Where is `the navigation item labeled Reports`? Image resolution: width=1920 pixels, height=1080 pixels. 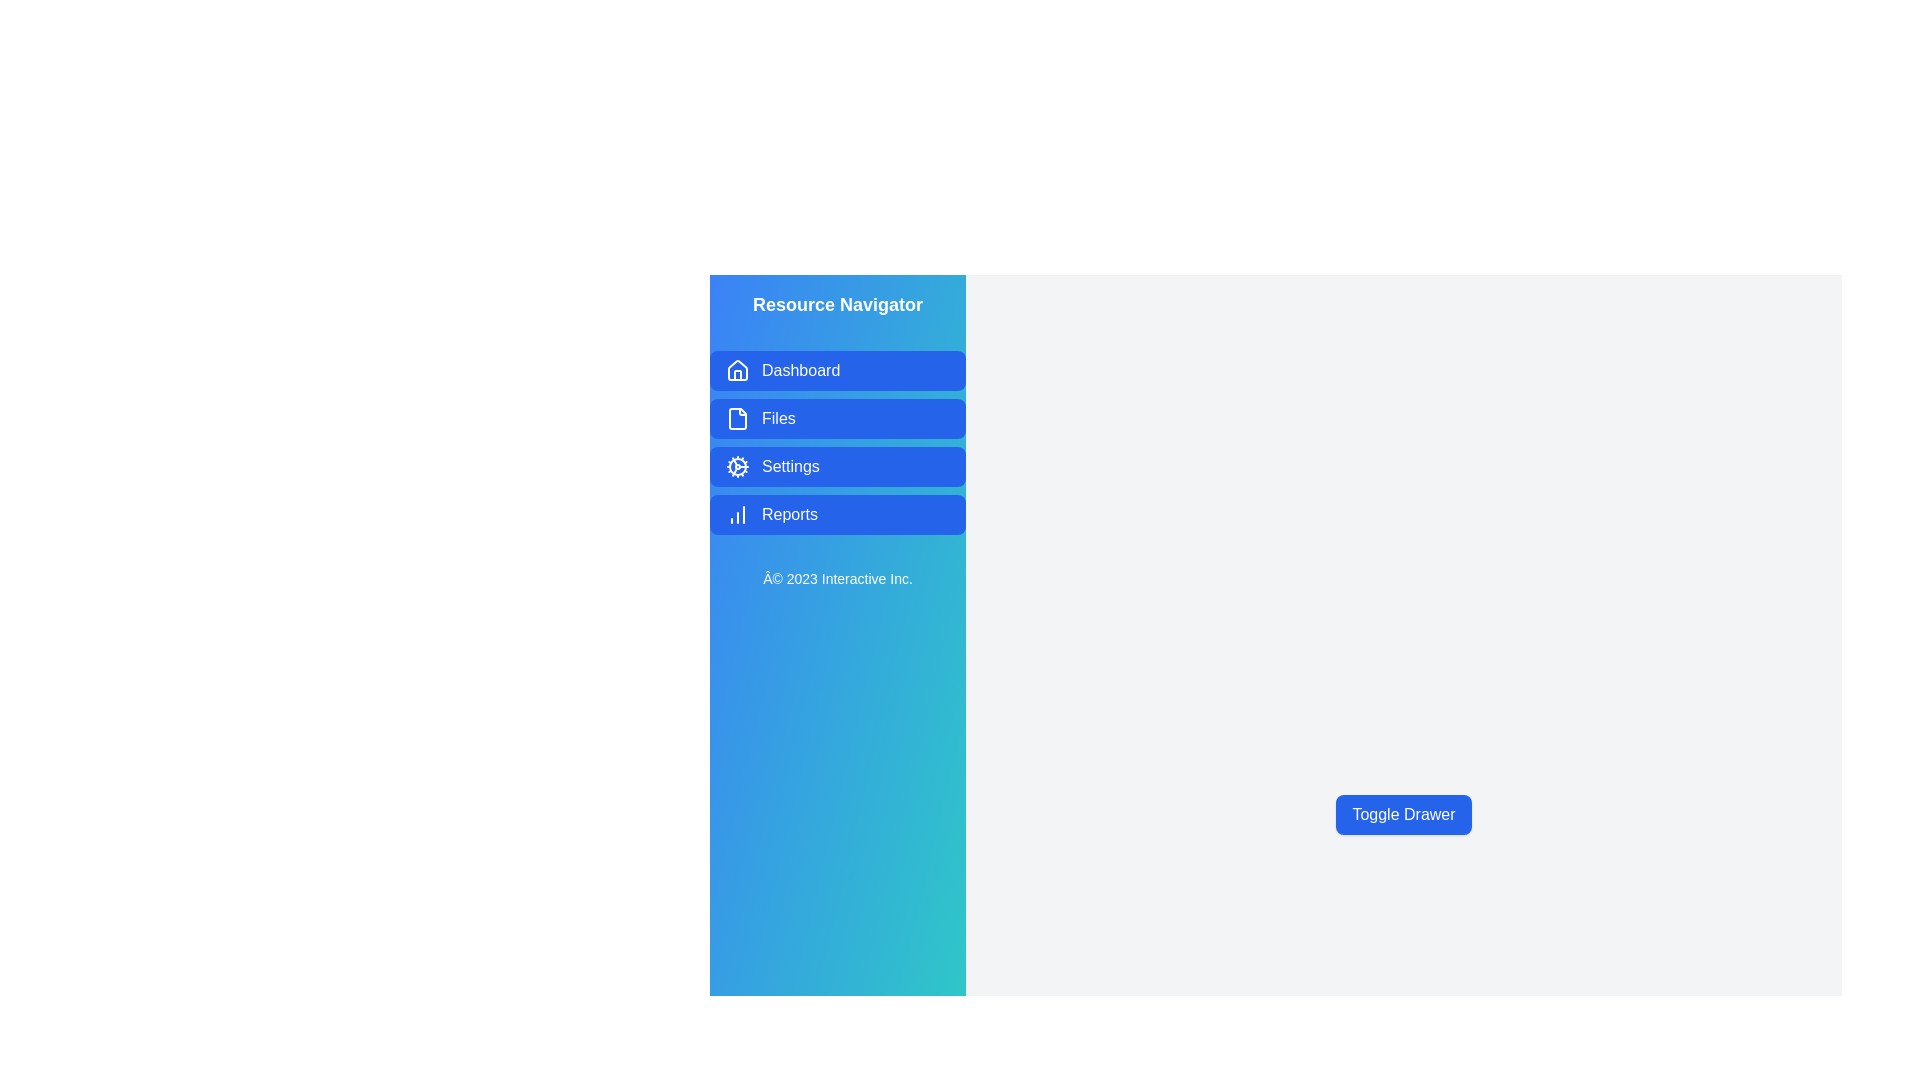 the navigation item labeled Reports is located at coordinates (838, 514).